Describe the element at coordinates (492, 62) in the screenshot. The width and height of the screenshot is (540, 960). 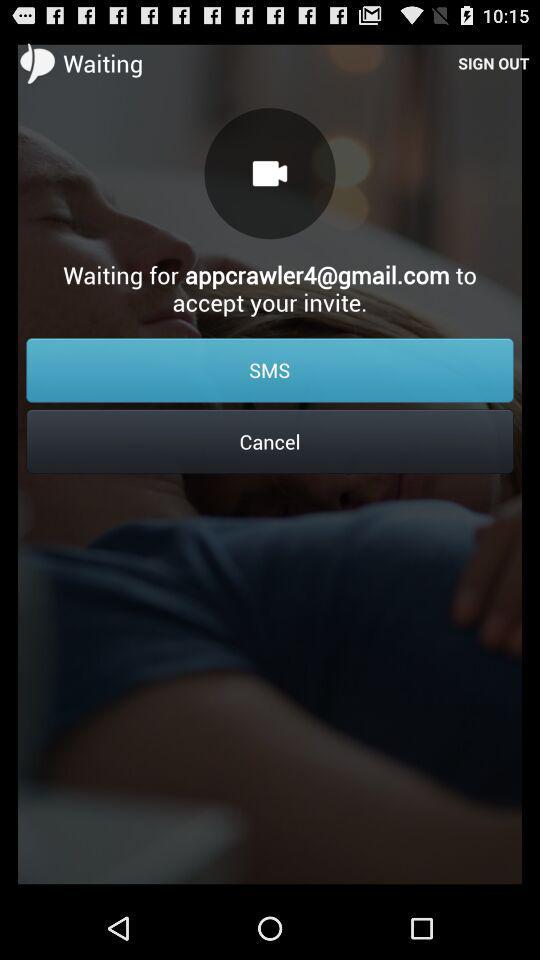
I see `the item to the right of the waiting icon` at that location.